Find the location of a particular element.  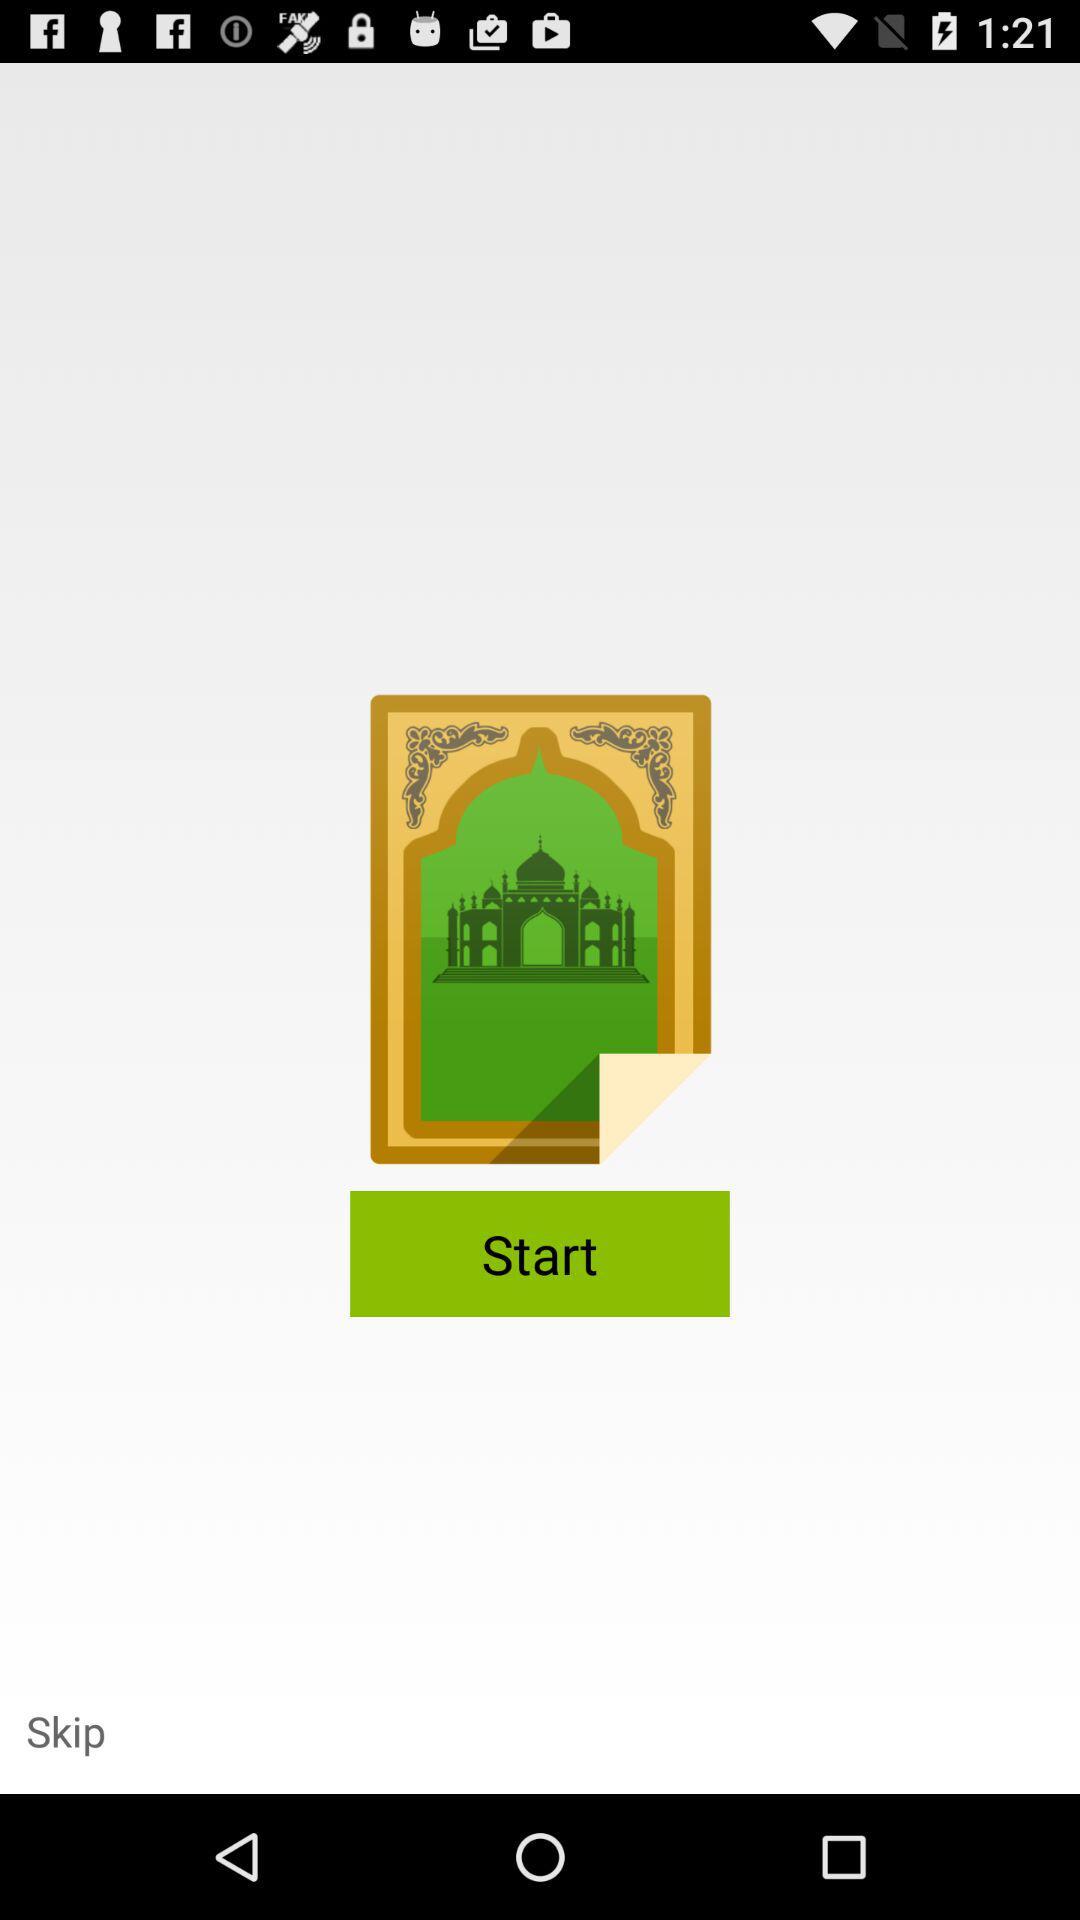

skip item is located at coordinates (64, 1730).